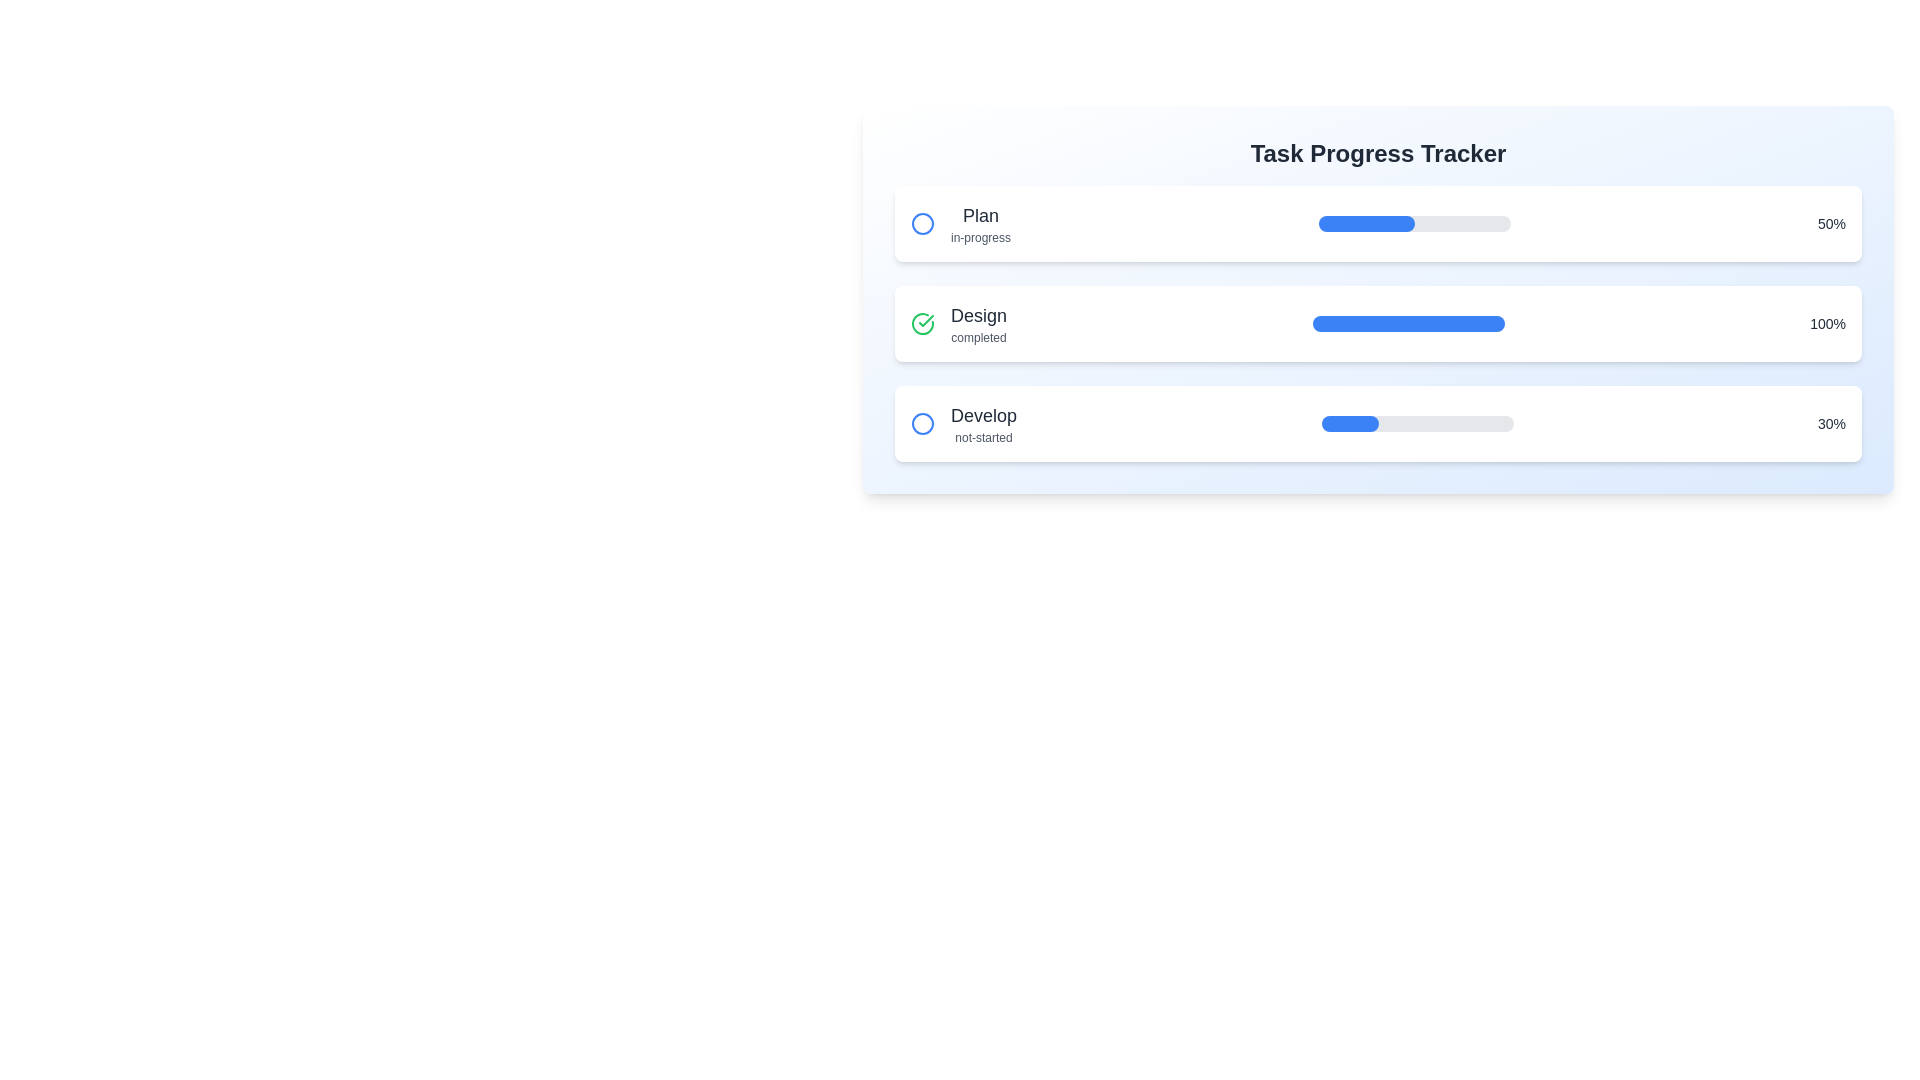 The width and height of the screenshot is (1920, 1080). Describe the element at coordinates (925, 319) in the screenshot. I see `the green checkmark icon that indicates a completed status, located next to the 'Design' task in the task list` at that location.